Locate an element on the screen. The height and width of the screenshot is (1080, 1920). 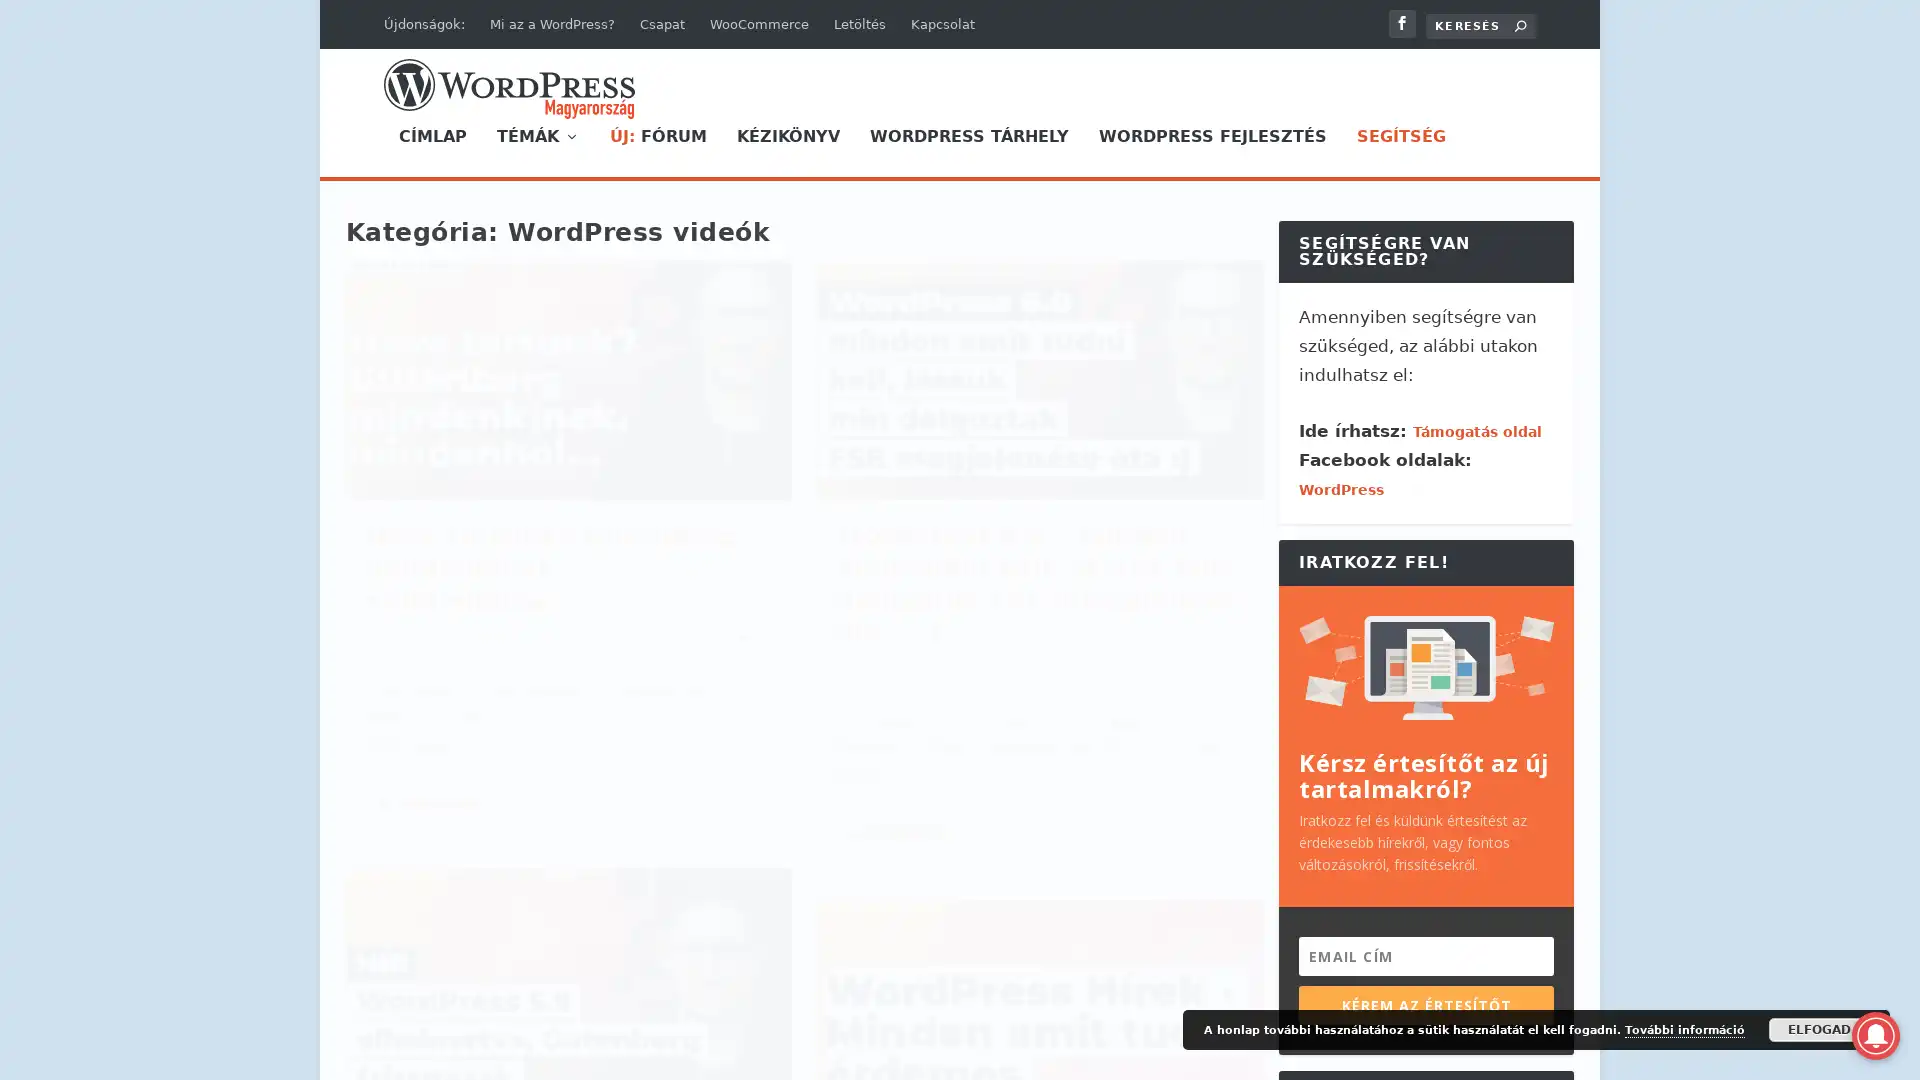
ELFOGAD is located at coordinates (1819, 1029).